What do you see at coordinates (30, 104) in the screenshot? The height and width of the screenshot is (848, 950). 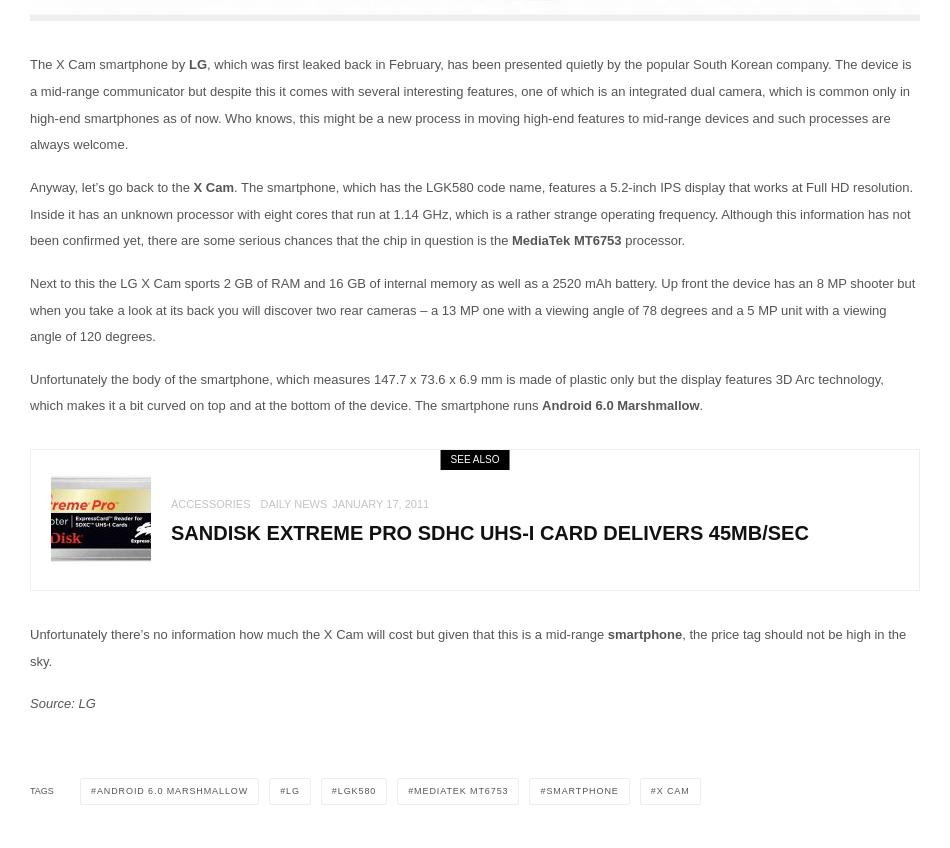 I see `', which was first leaked back in February, has been presented quietly by the popular South Korean company. The device is a mid-range communicator but despite this it comes with several interesting features, one of which is an integrated dual camera, which is common only in high-end smartphones as of now. Who knows, this might be a new process in moving high-end features to mid-range devices and such processes are always welcome.'` at bounding box center [30, 104].